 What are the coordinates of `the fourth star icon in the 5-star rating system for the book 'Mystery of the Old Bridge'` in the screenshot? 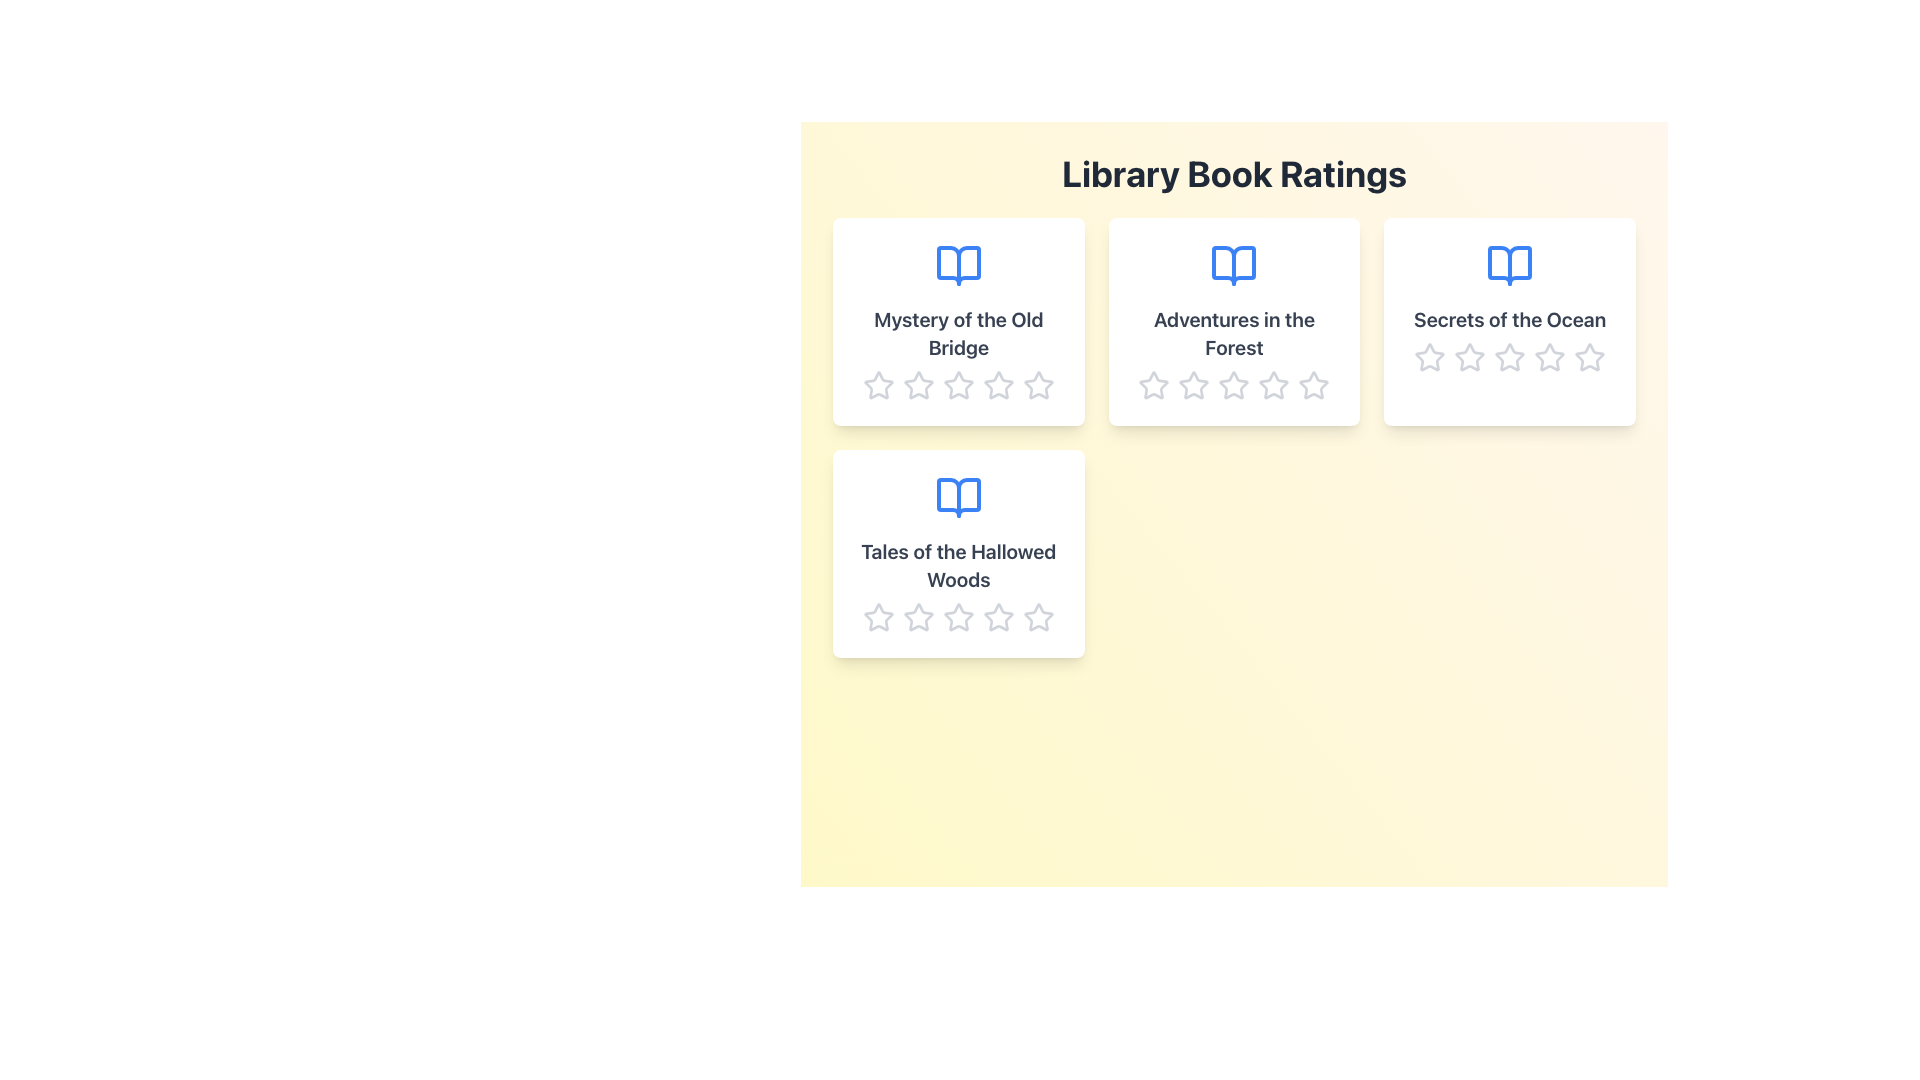 It's located at (998, 385).